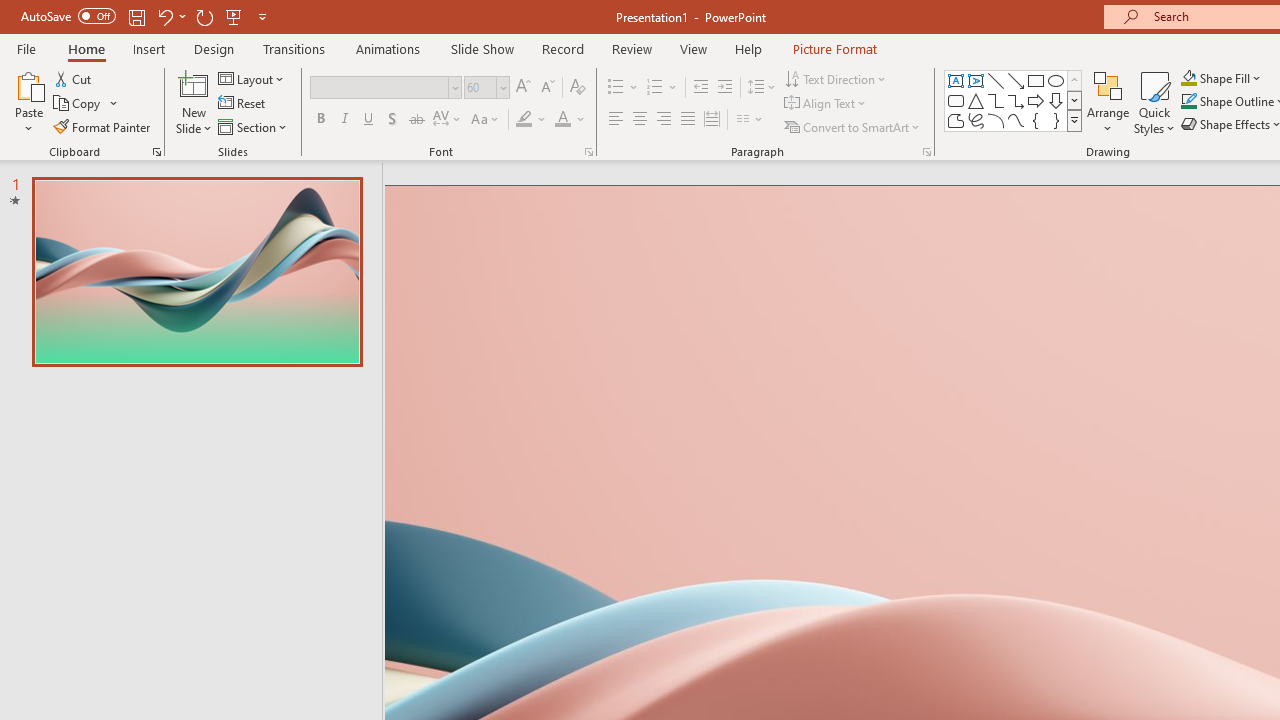 This screenshot has height=720, width=1280. What do you see at coordinates (976, 120) in the screenshot?
I see `'Freeform: Scribble'` at bounding box center [976, 120].